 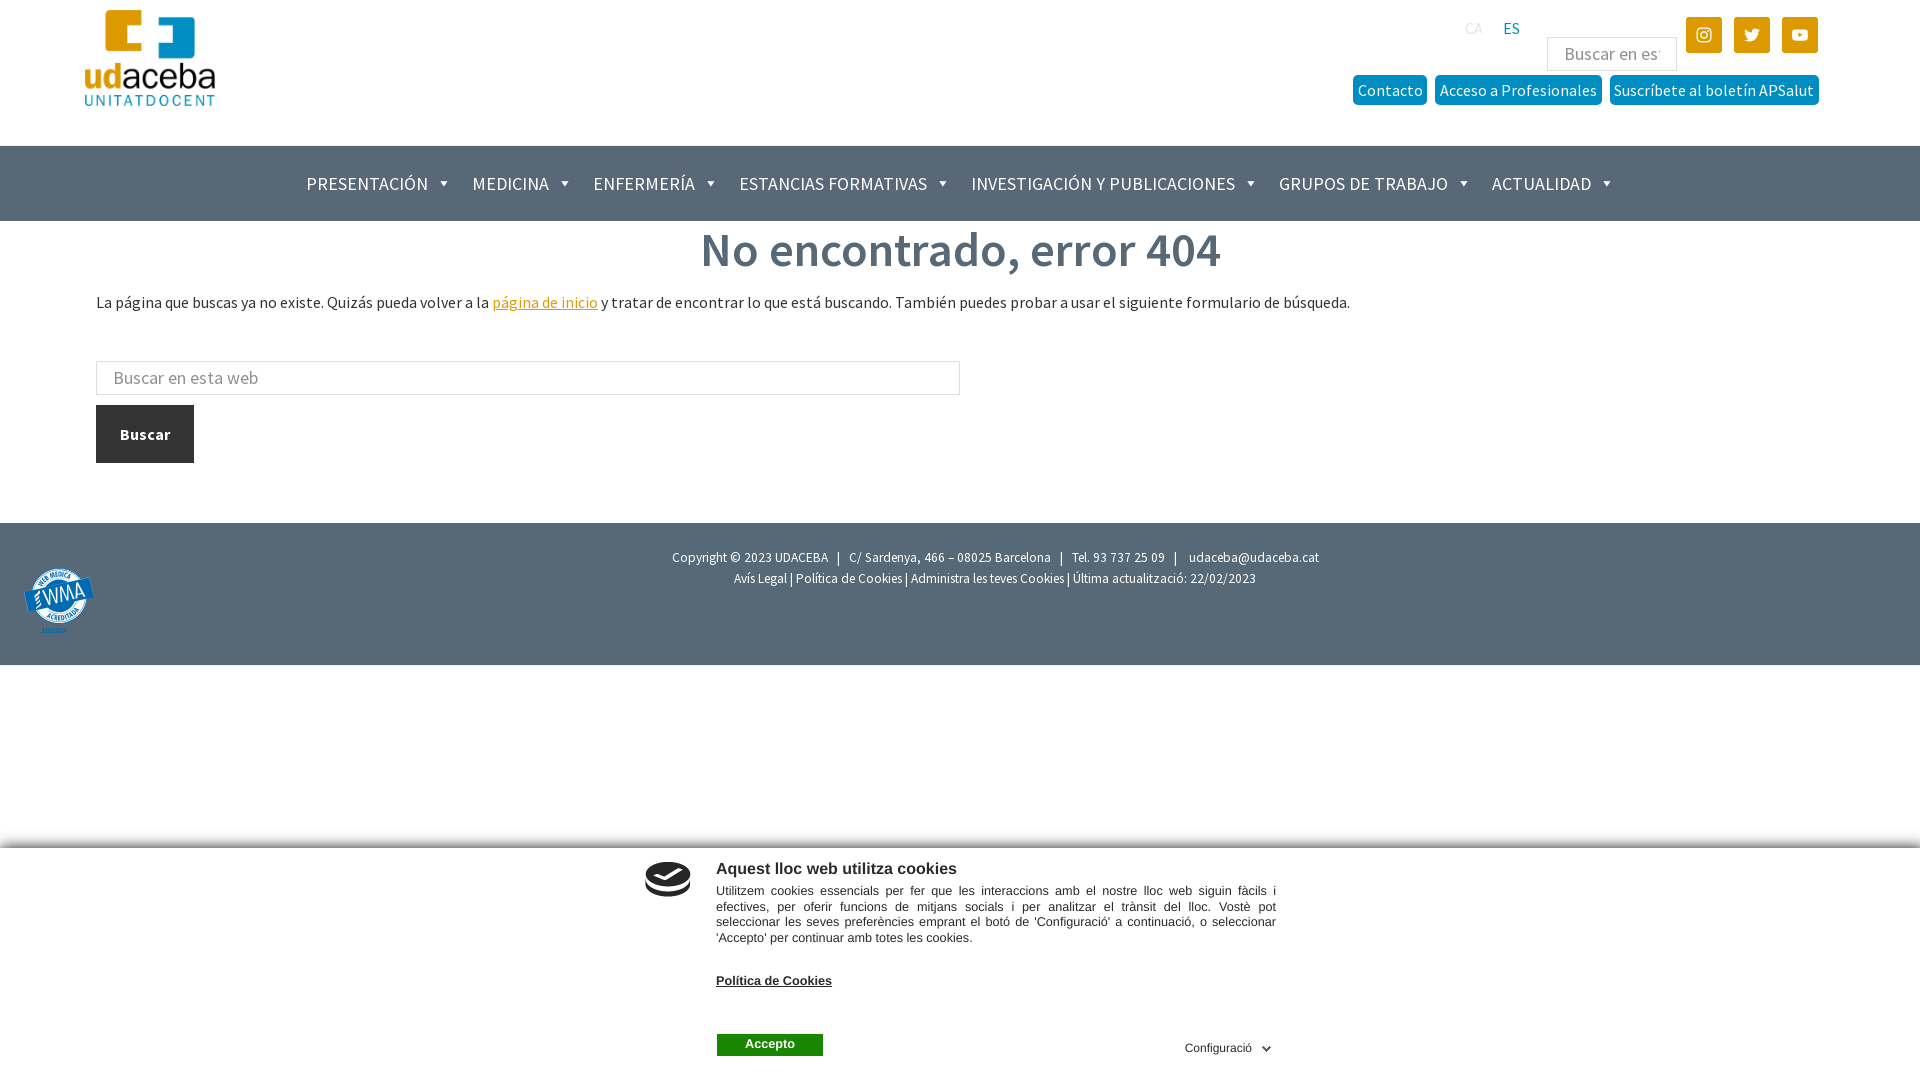 What do you see at coordinates (1389, 88) in the screenshot?
I see `'Contacto'` at bounding box center [1389, 88].